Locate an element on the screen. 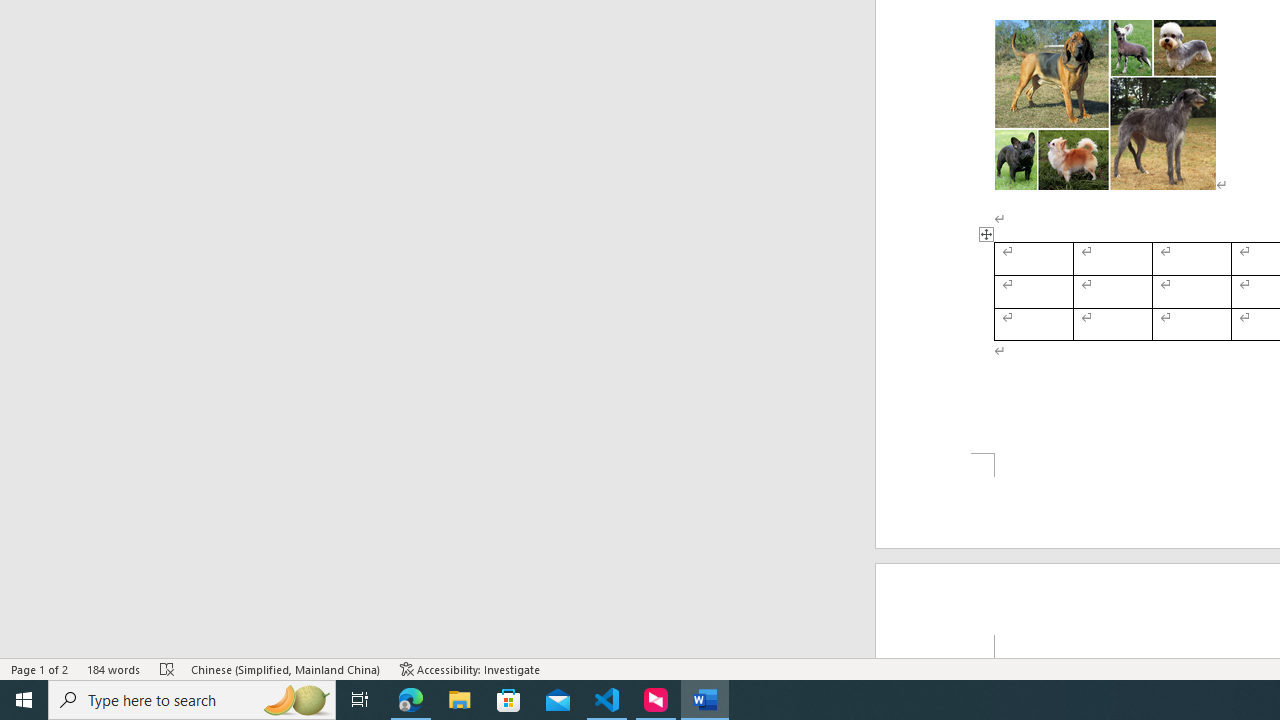 The height and width of the screenshot is (720, 1280). 'Language Chinese (Simplified, Mainland China)' is located at coordinates (285, 669).